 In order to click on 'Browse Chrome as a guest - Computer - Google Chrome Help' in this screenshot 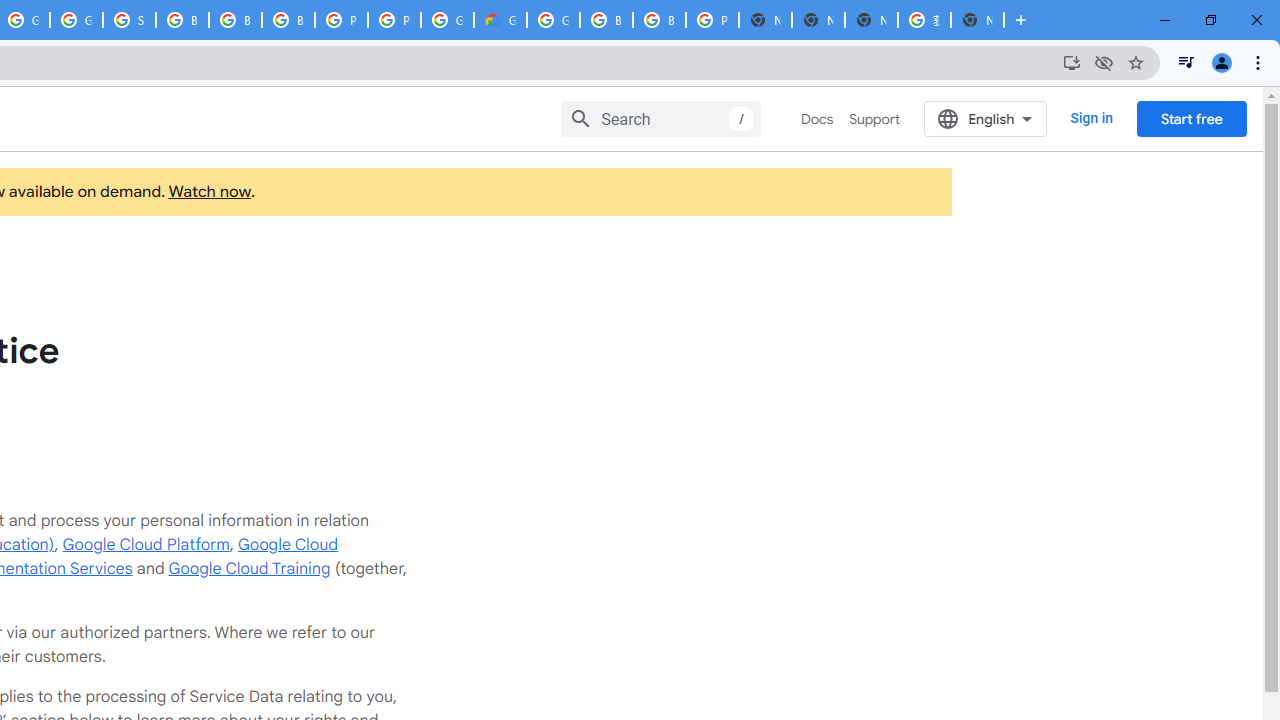, I will do `click(182, 20)`.